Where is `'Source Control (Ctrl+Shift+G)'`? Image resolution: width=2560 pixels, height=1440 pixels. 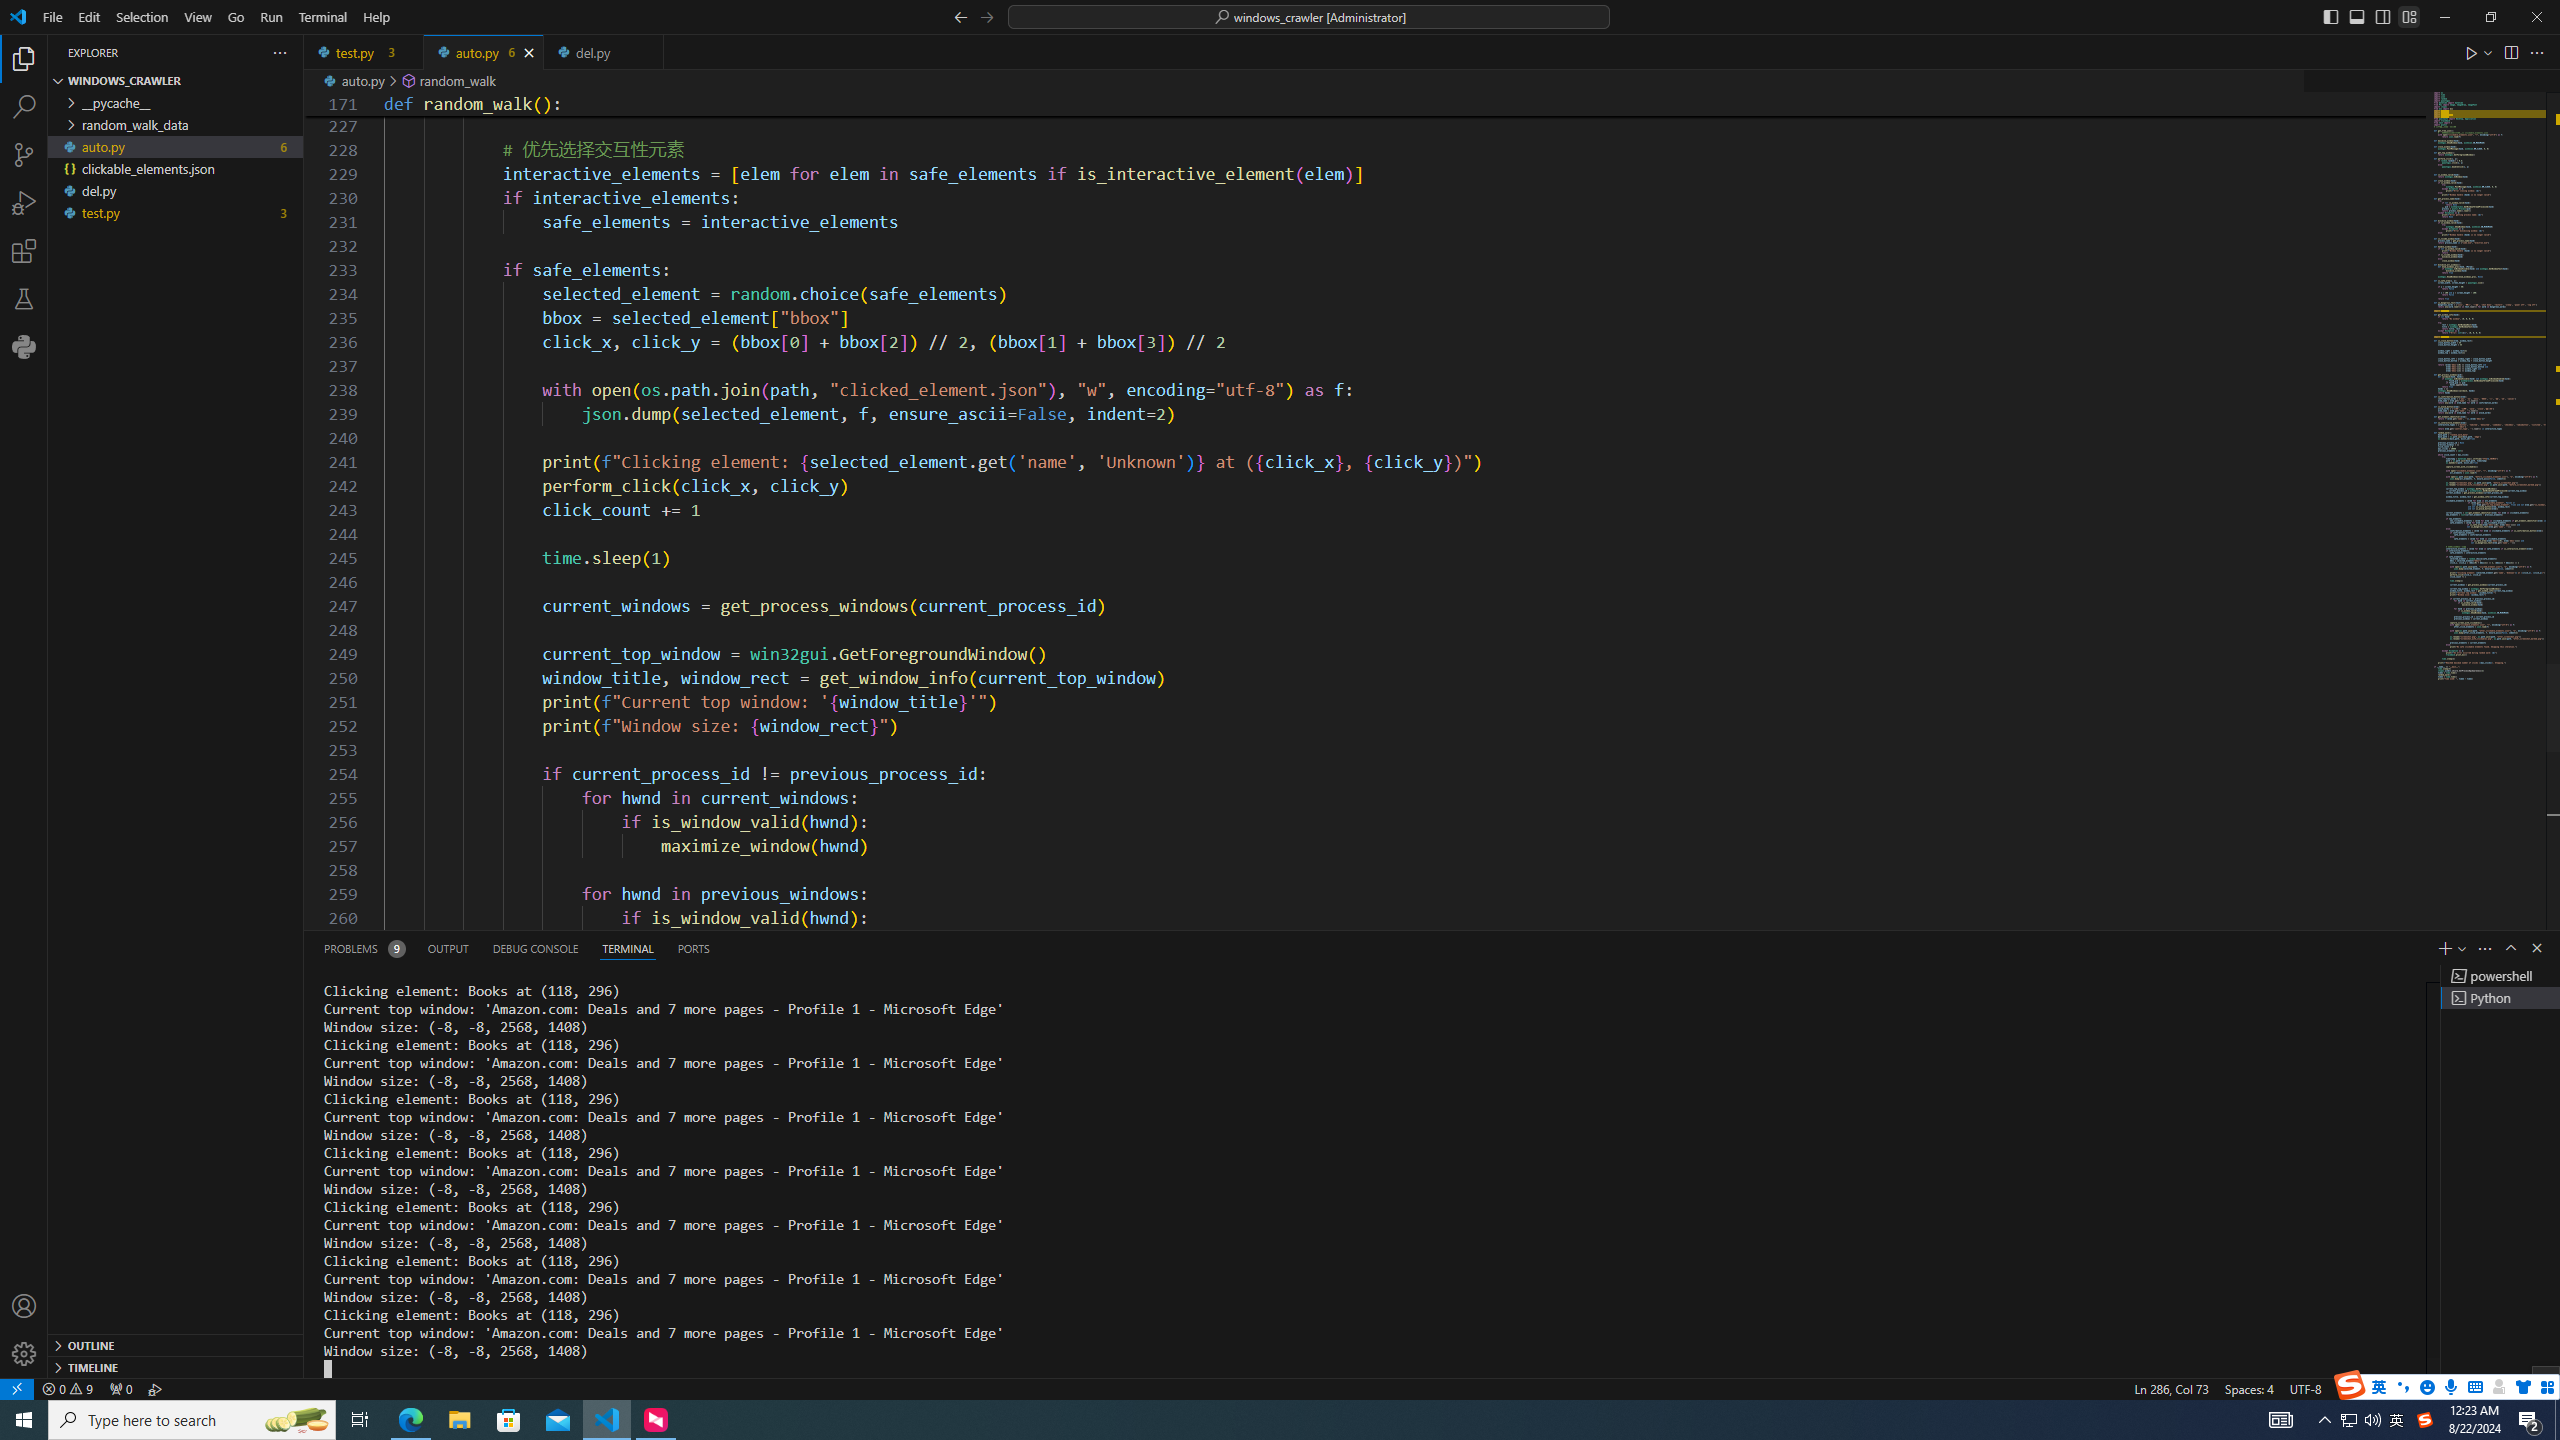 'Source Control (Ctrl+Shift+G)' is located at coordinates (24, 153).